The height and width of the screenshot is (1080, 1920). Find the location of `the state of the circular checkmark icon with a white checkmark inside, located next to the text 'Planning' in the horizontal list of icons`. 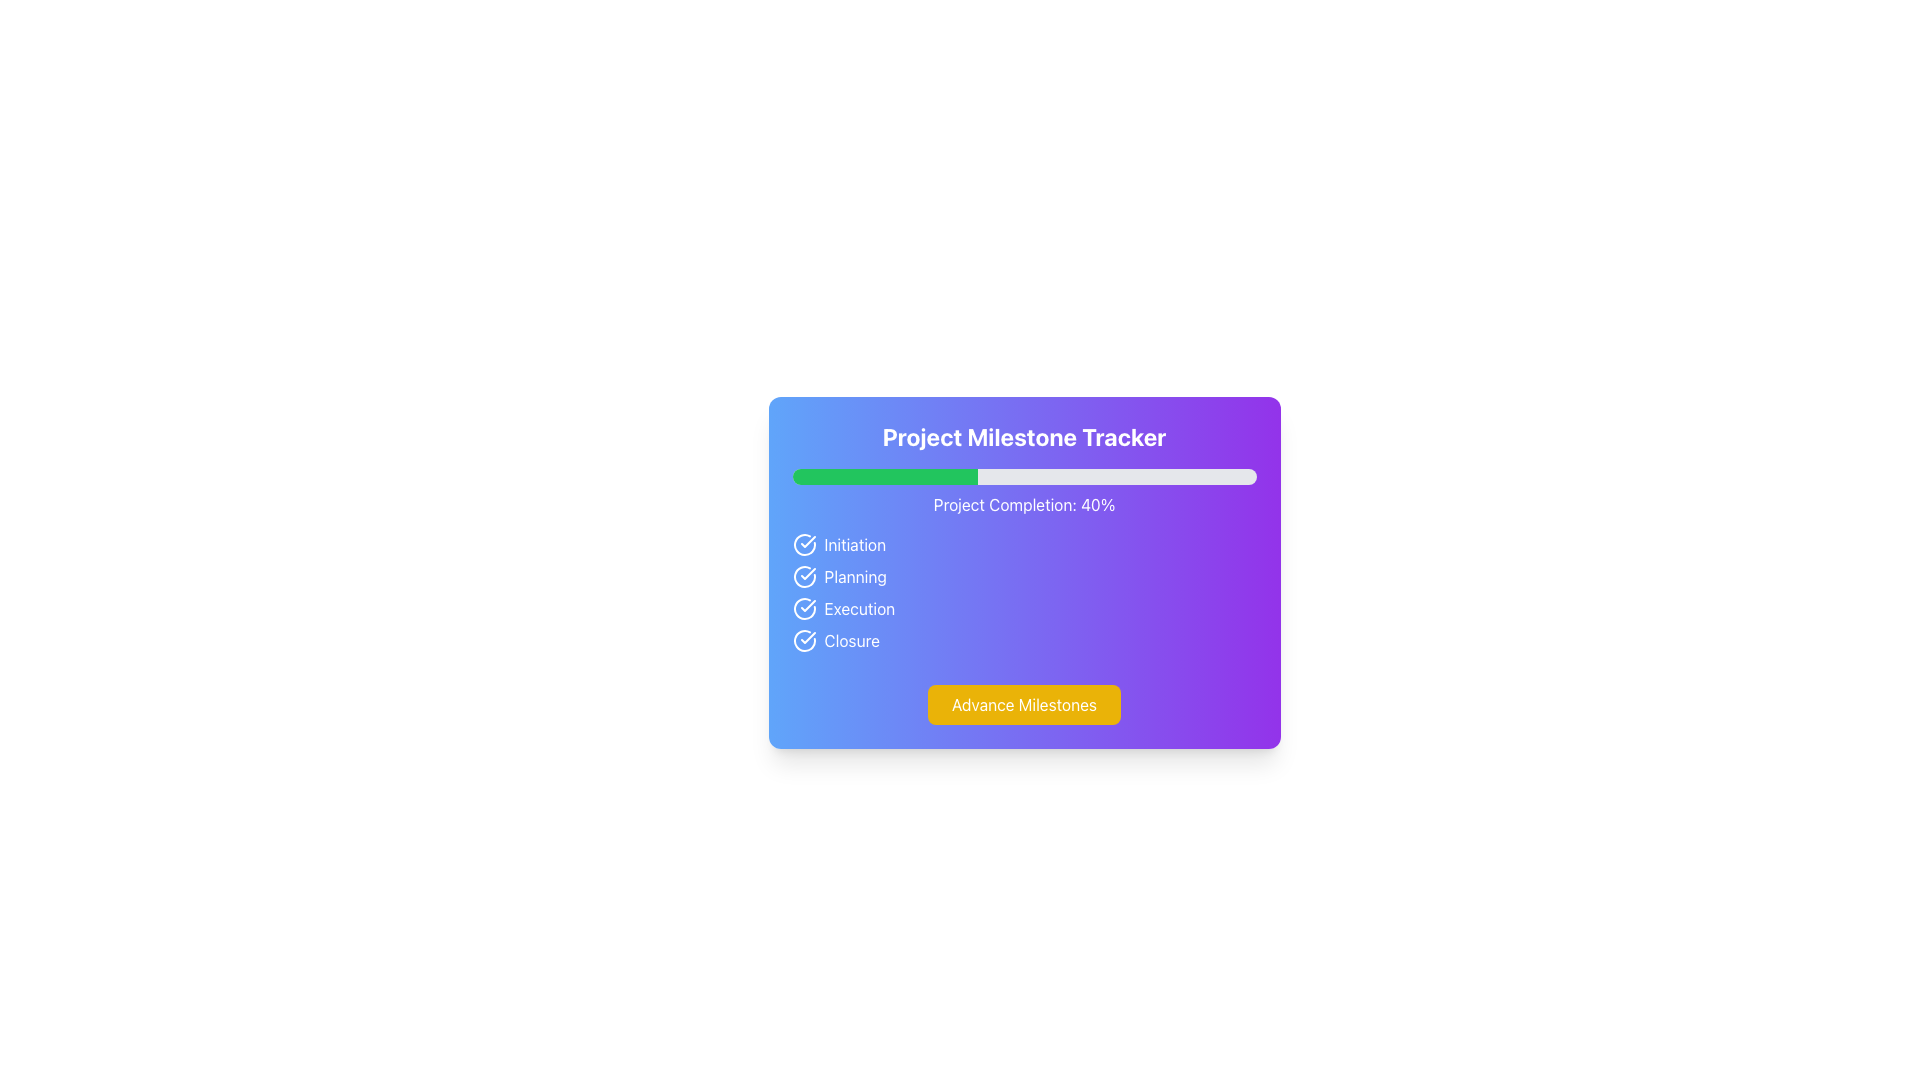

the state of the circular checkmark icon with a white checkmark inside, located next to the text 'Planning' in the horizontal list of icons is located at coordinates (808, 577).